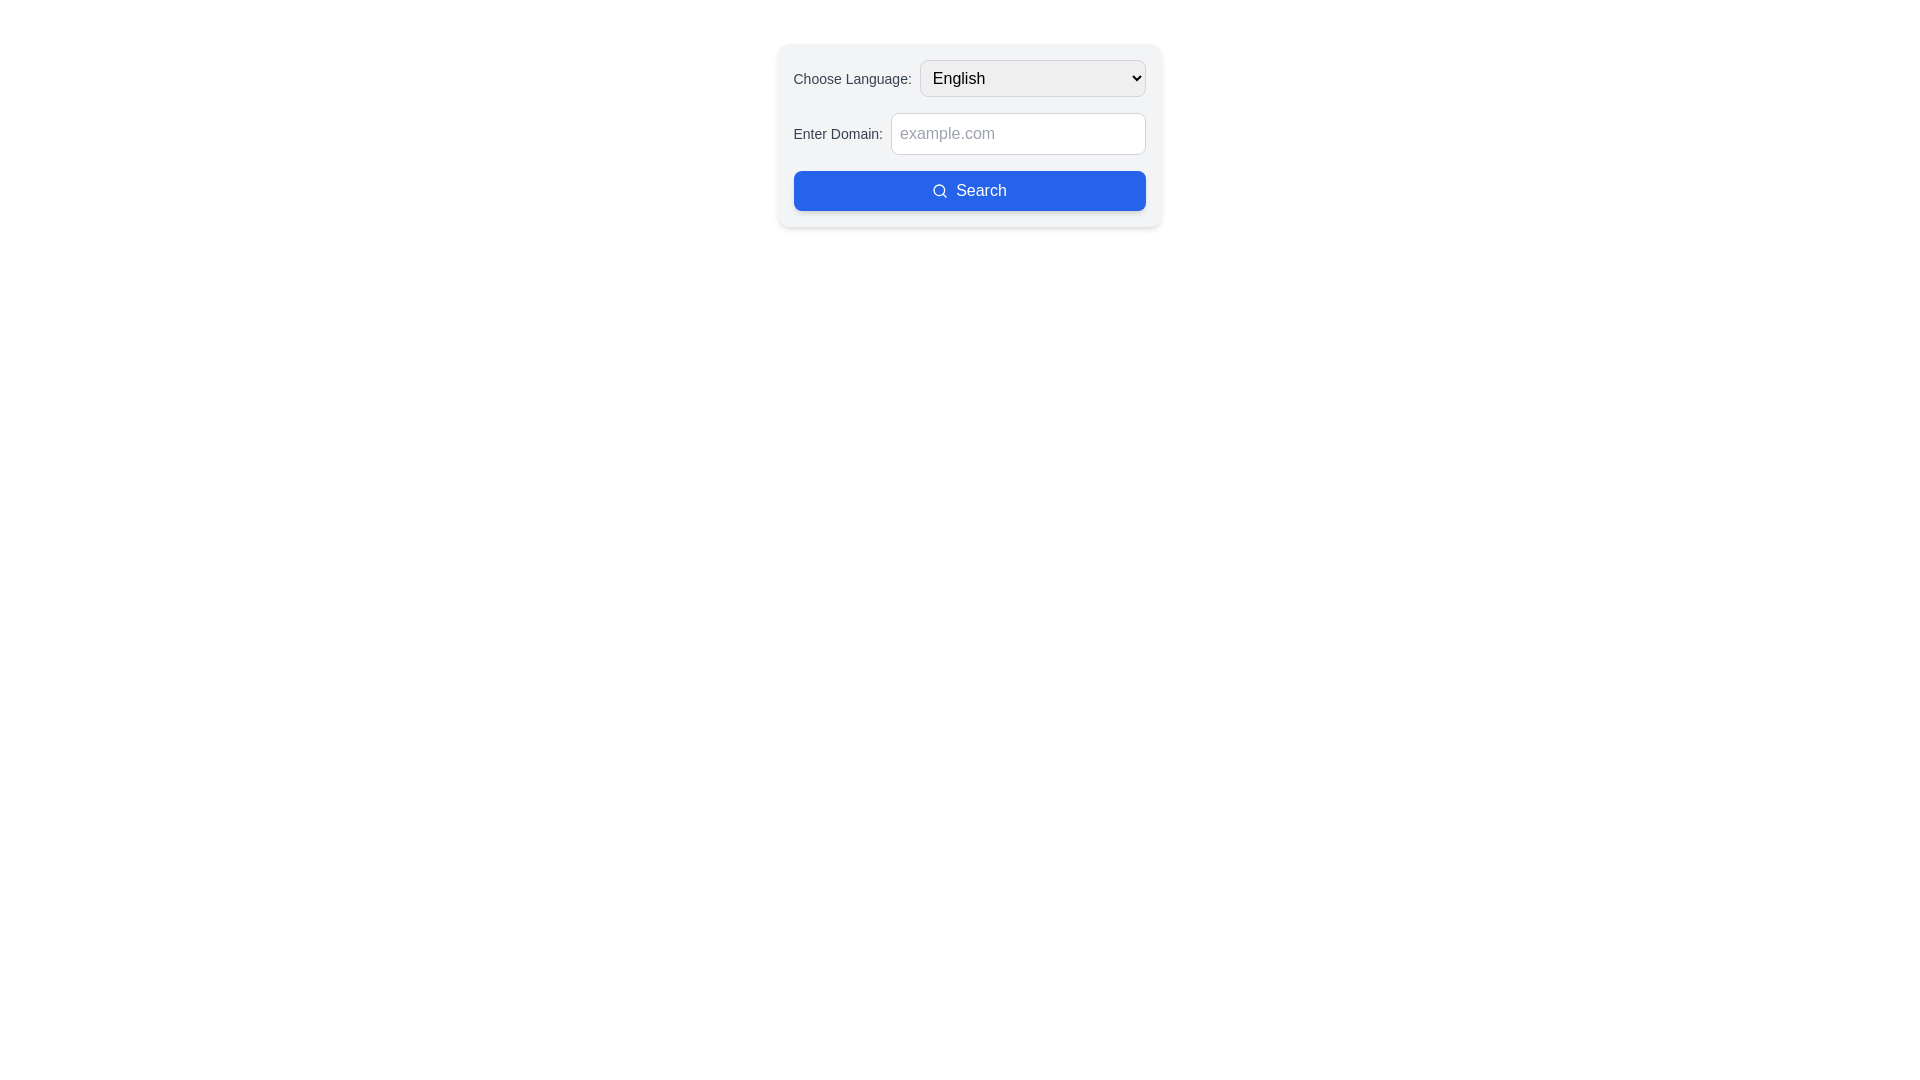 The image size is (1920, 1080). I want to click on the instructional Text label that indicates the purpose of the adjacent input field for domain name entry, positioned to the left of the input field in the middle-right of the interface, below the 'Choose Language:' dropdown, so click(838, 134).